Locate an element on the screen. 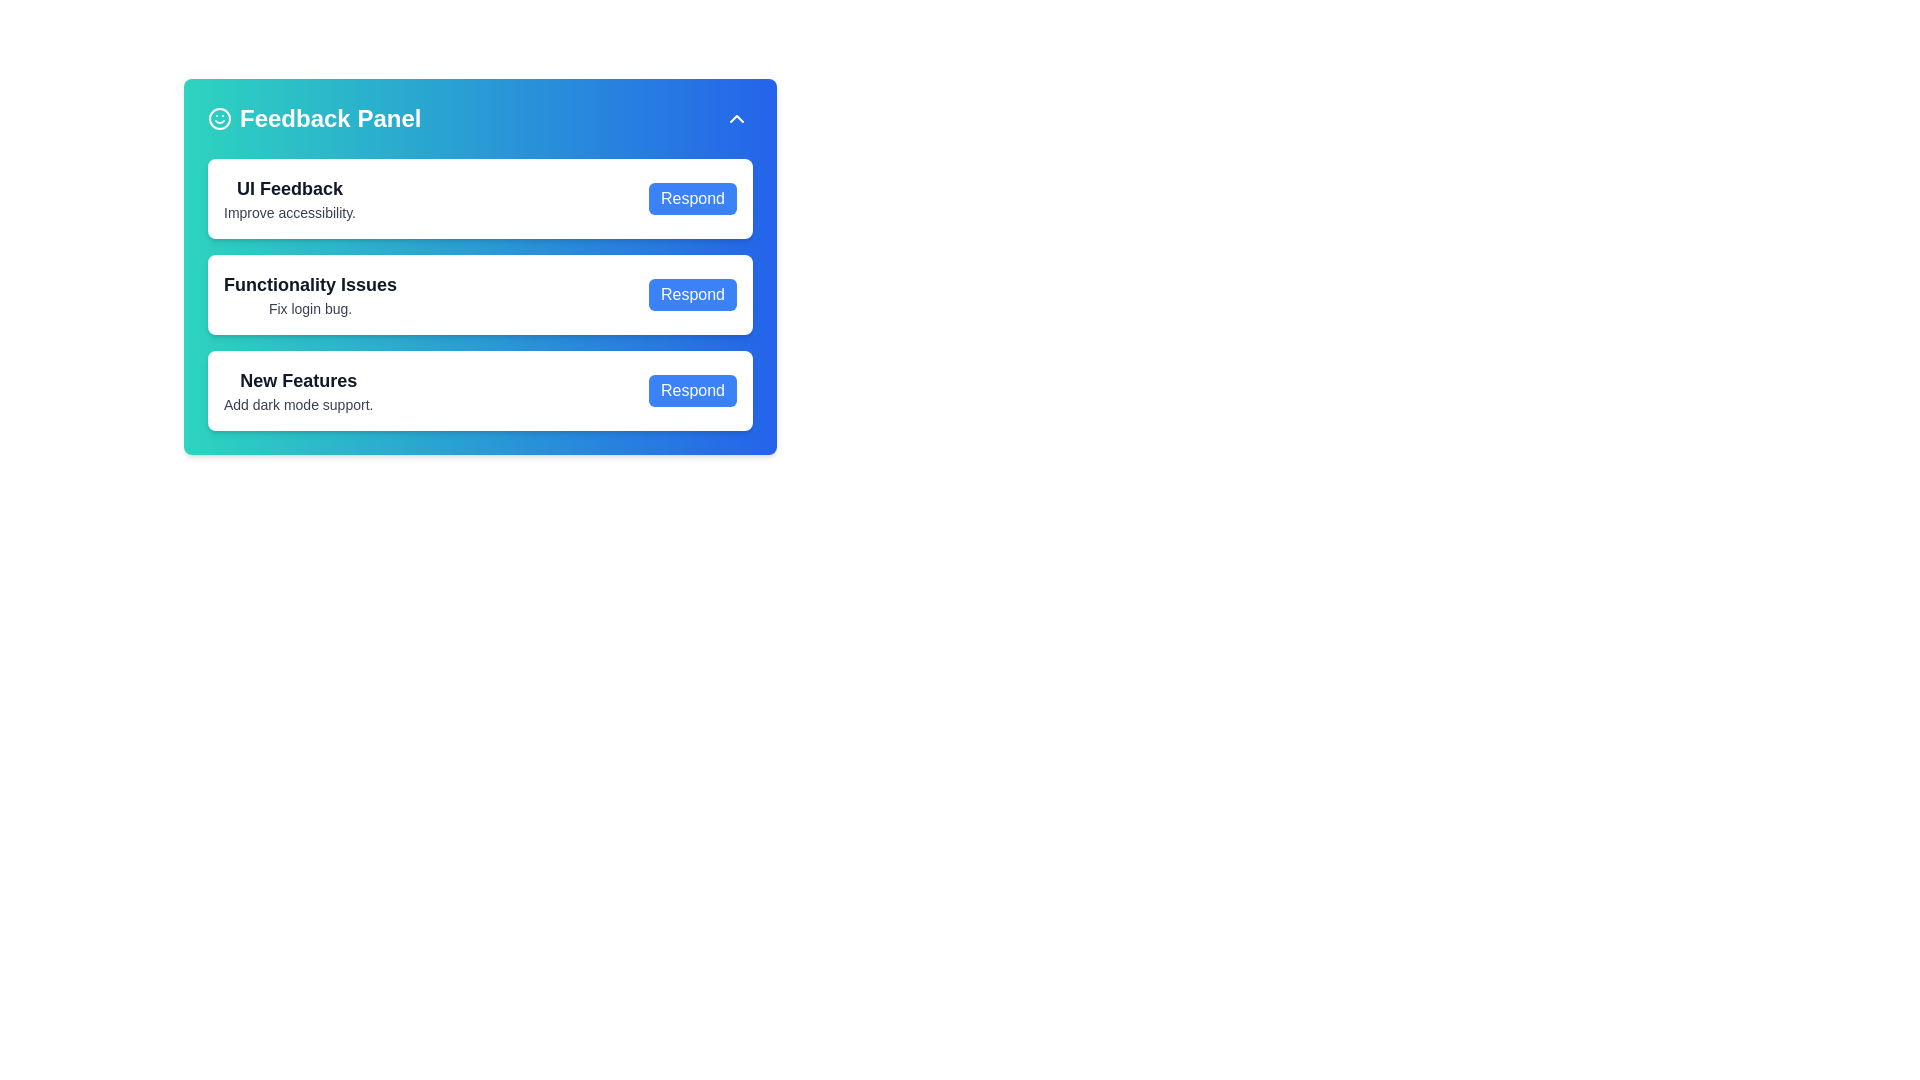 This screenshot has width=1920, height=1080. the SVG Circle that serves as a visual detail in the smiley face icon, located at the top left corner of the 'Feedback Panel' interface, next to the panel's title text is located at coordinates (220, 119).